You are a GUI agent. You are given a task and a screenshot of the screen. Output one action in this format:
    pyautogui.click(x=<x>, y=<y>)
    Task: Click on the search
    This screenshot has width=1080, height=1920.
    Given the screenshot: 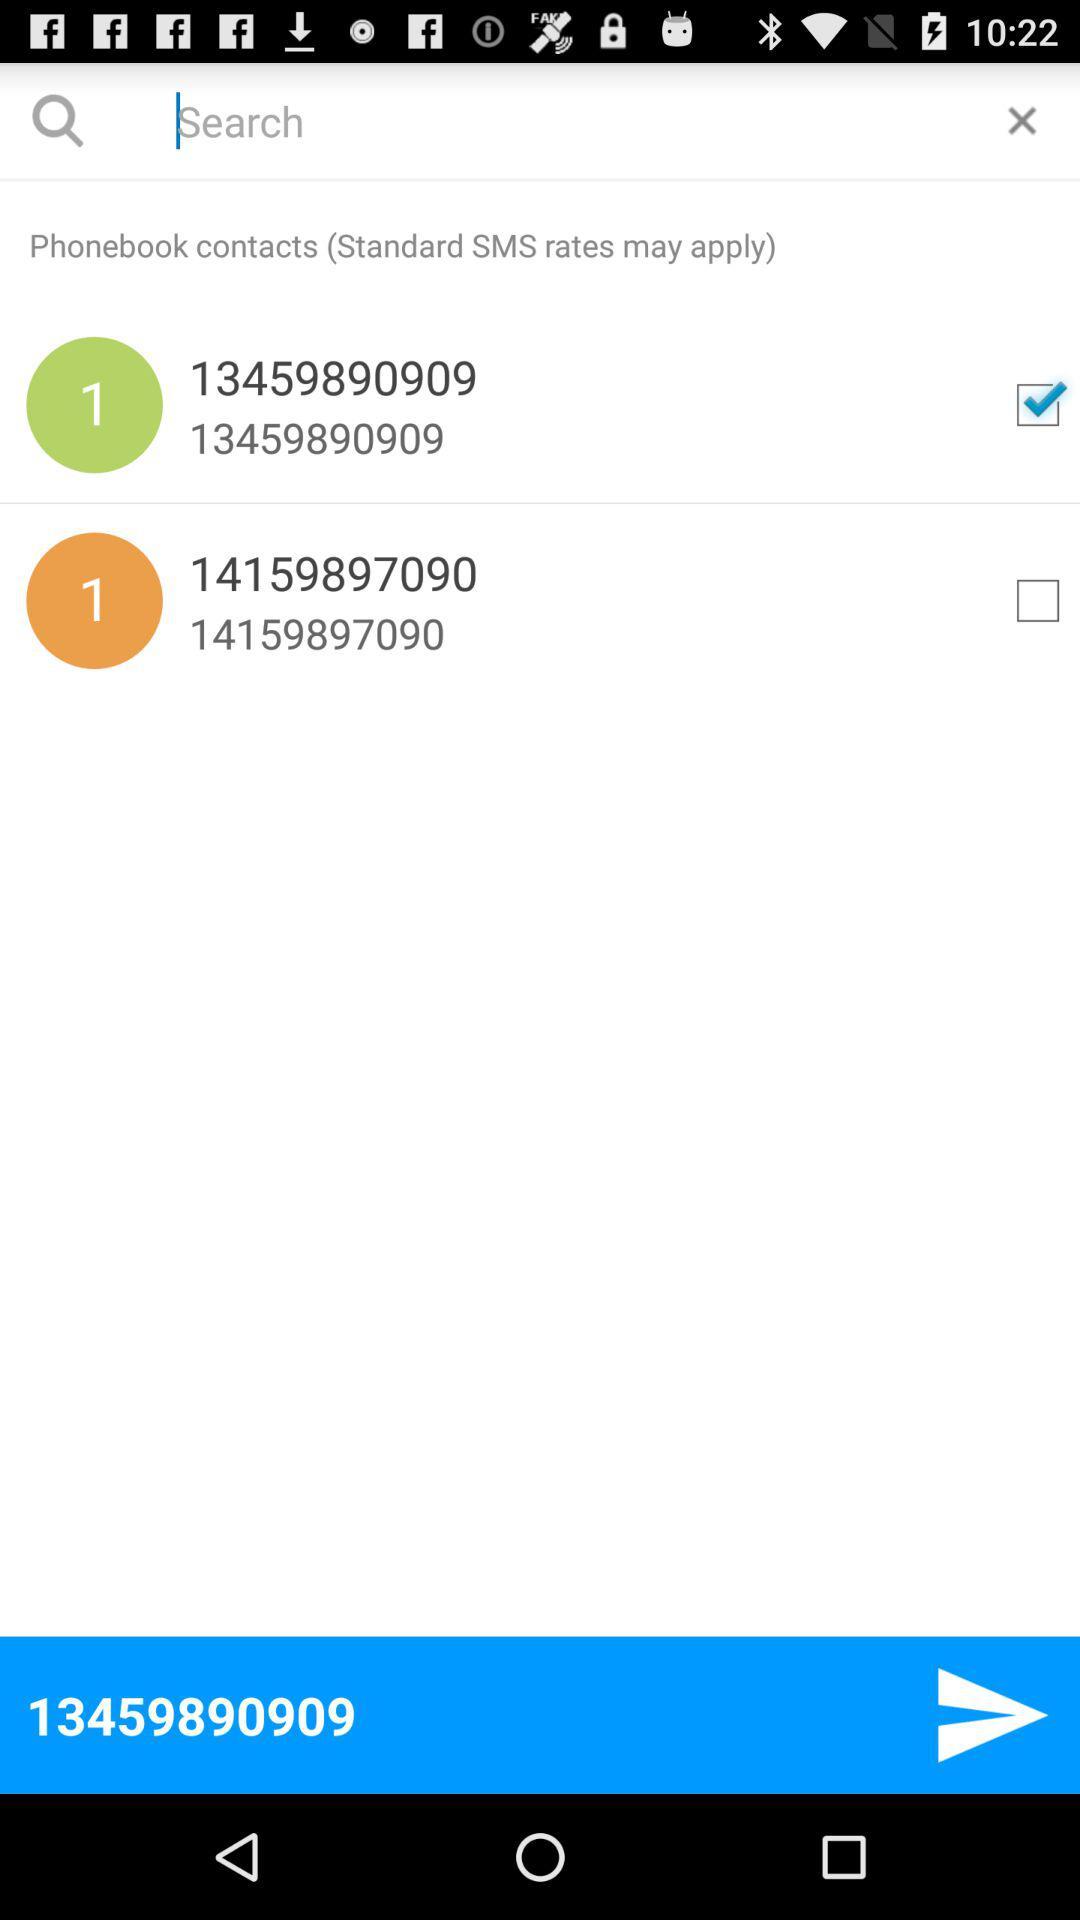 What is the action you would take?
    pyautogui.click(x=540, y=119)
    